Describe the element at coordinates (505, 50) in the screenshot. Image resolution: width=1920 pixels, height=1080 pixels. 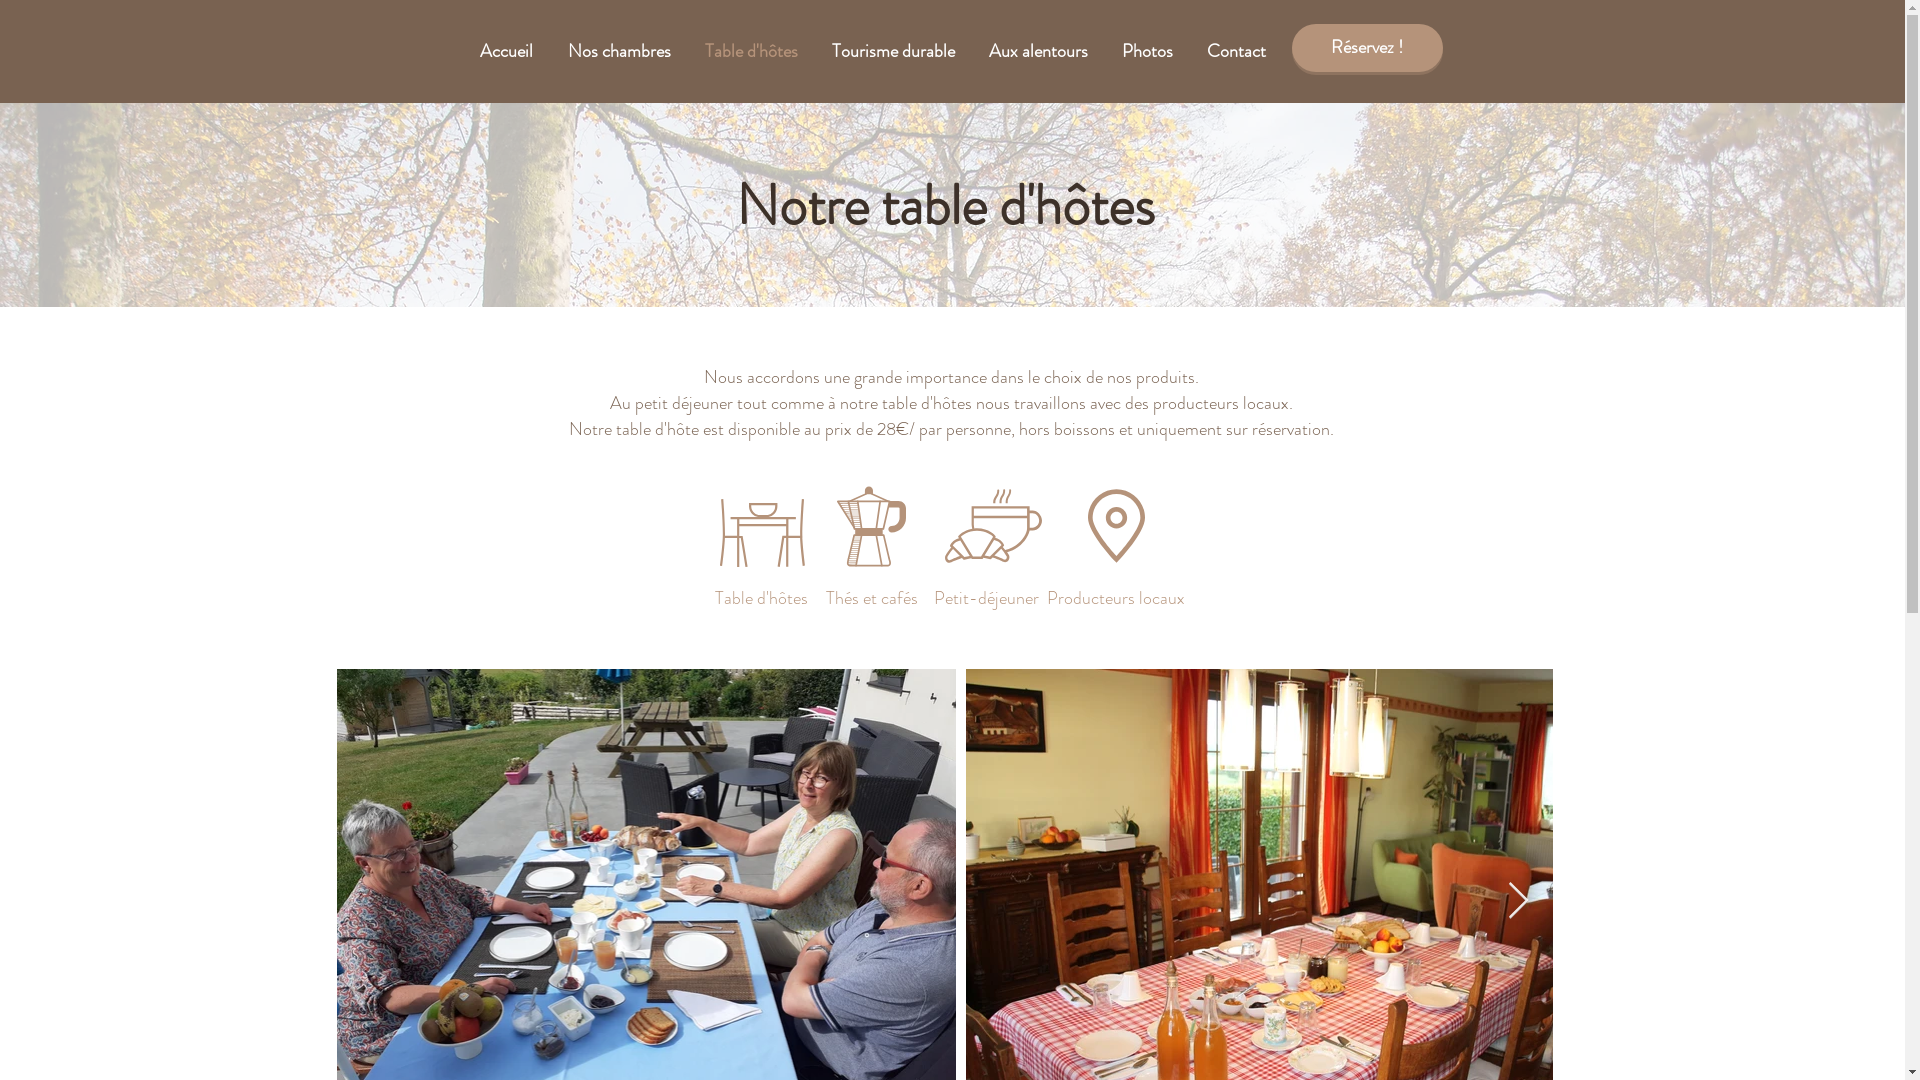
I see `'Accueil'` at that location.